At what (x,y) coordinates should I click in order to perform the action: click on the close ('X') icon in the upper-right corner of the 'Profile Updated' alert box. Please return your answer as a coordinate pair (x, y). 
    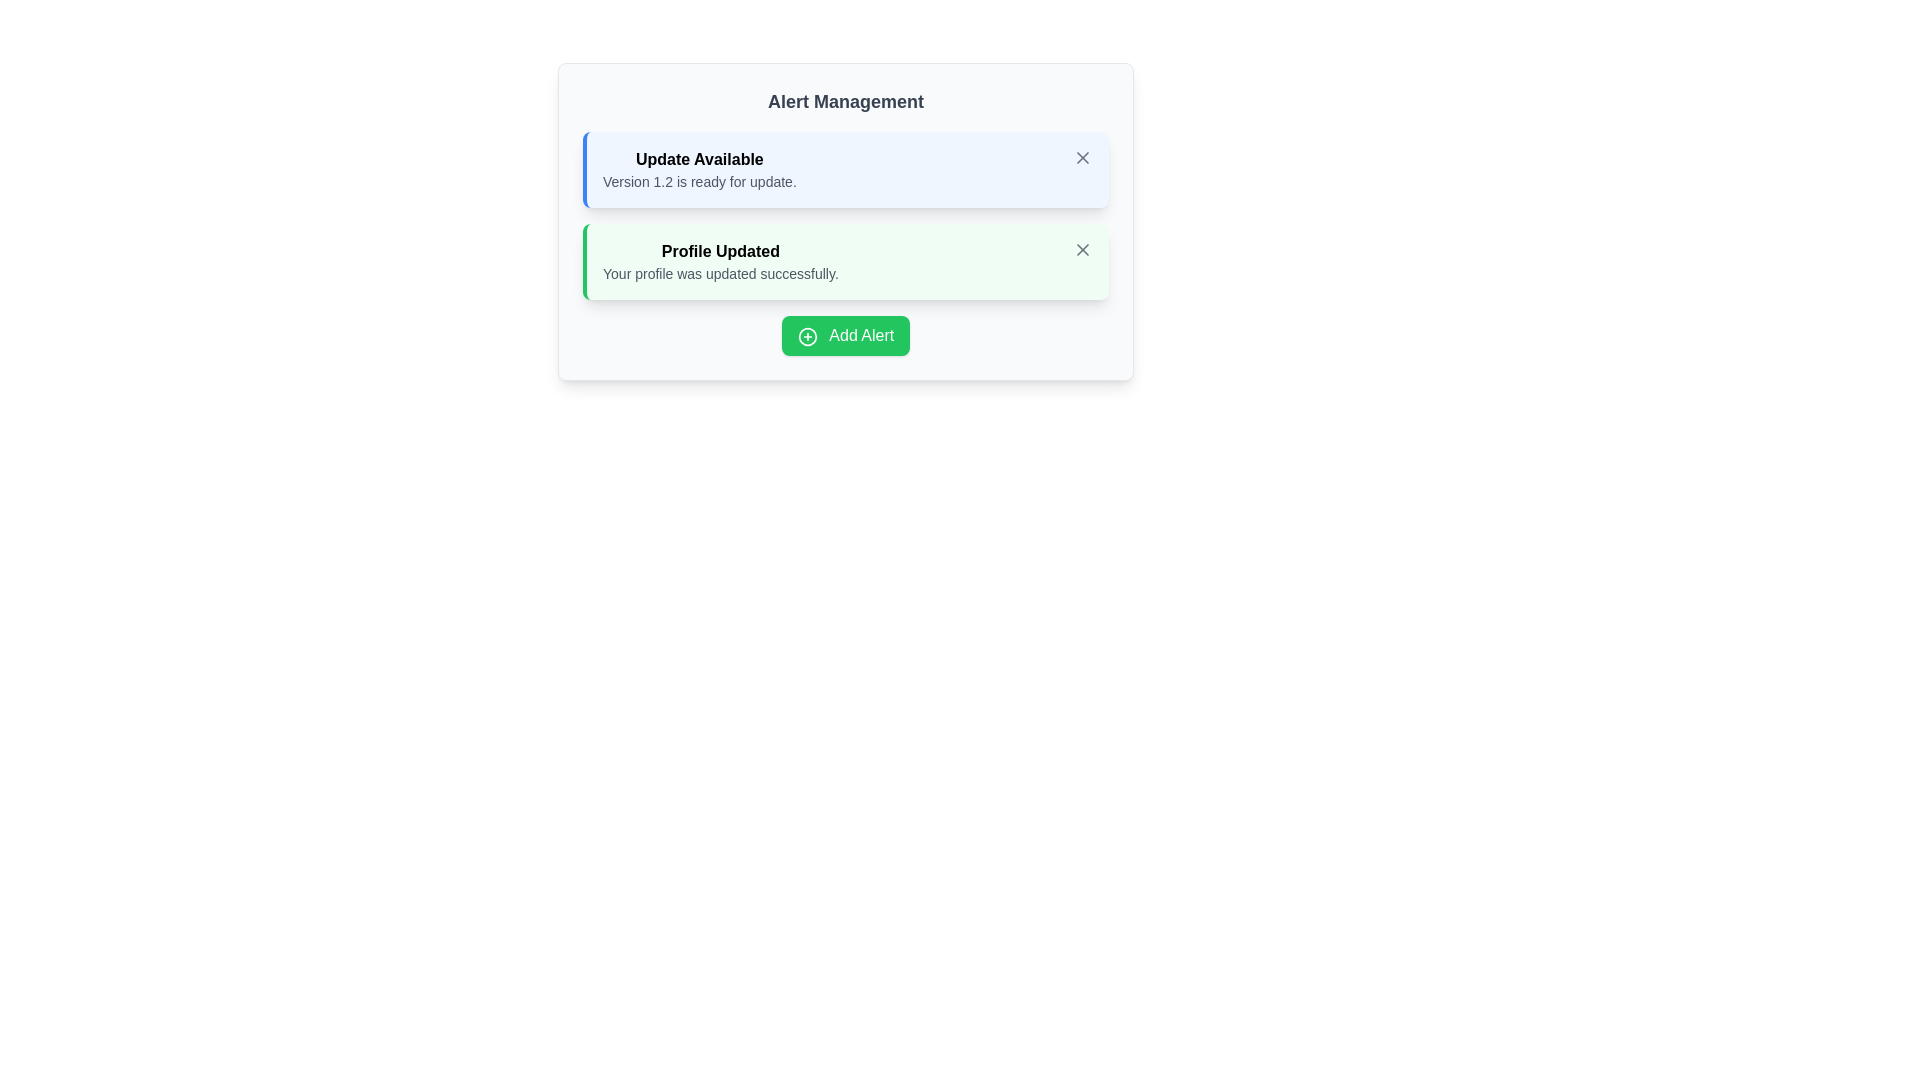
    Looking at the image, I should click on (1082, 249).